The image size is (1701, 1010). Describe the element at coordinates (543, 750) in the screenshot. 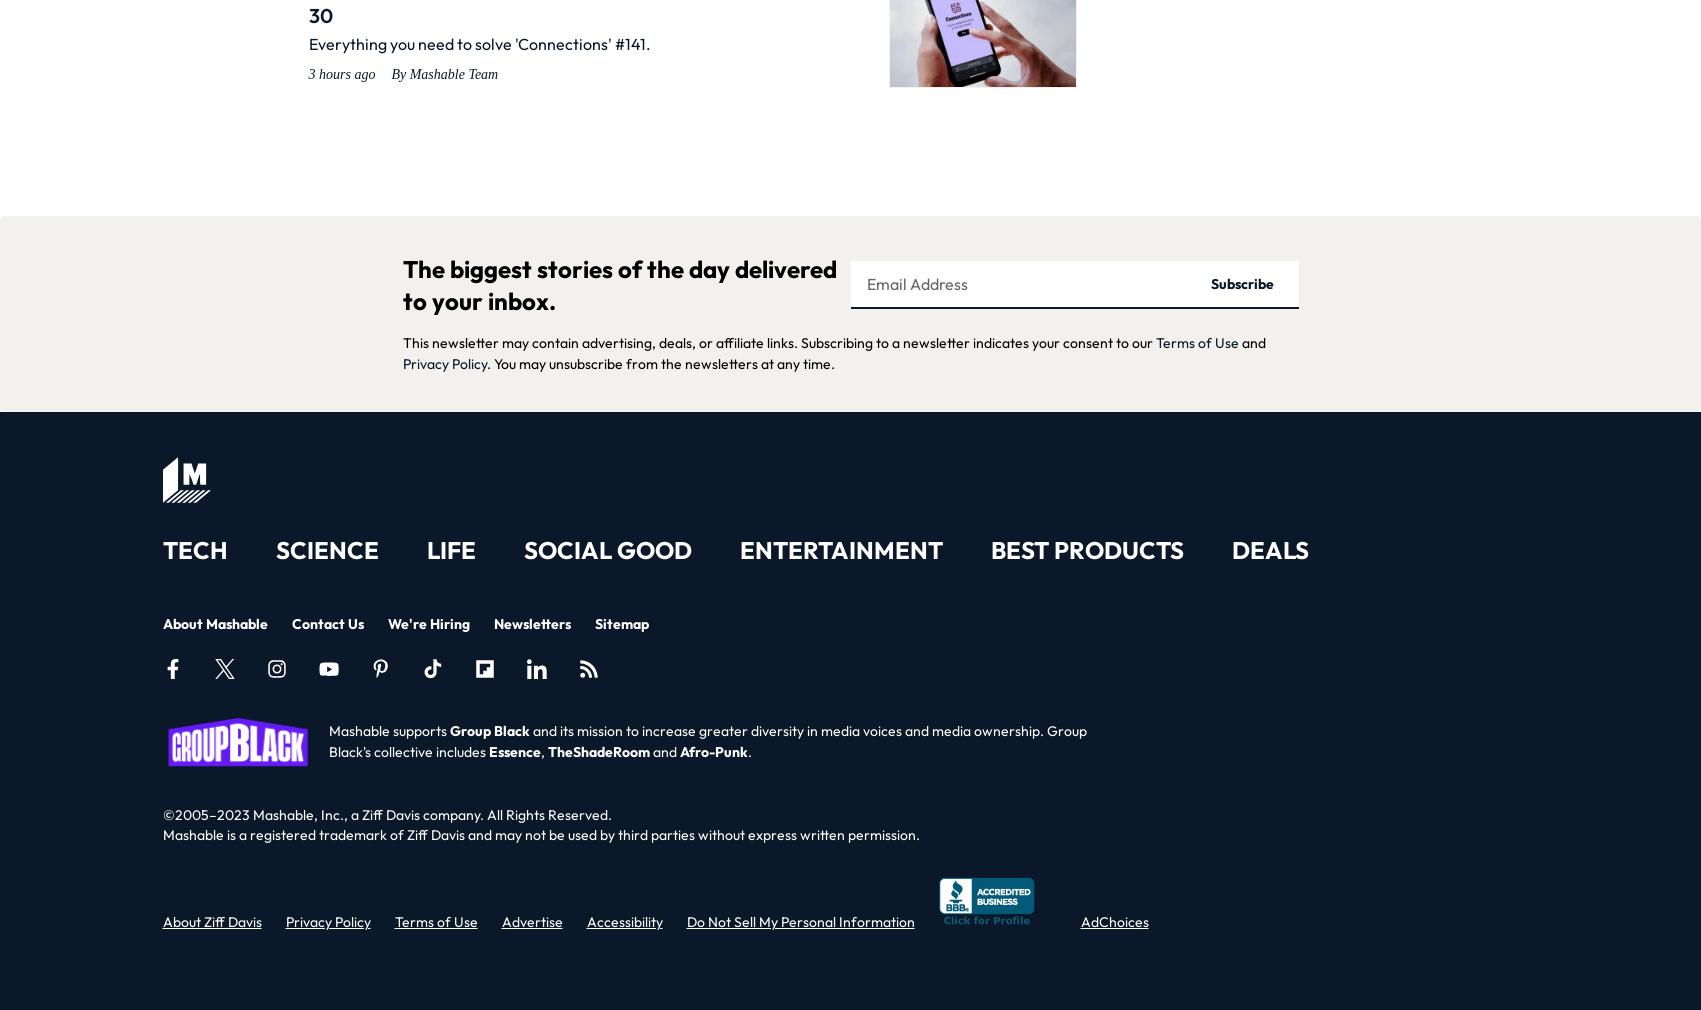

I see `','` at that location.